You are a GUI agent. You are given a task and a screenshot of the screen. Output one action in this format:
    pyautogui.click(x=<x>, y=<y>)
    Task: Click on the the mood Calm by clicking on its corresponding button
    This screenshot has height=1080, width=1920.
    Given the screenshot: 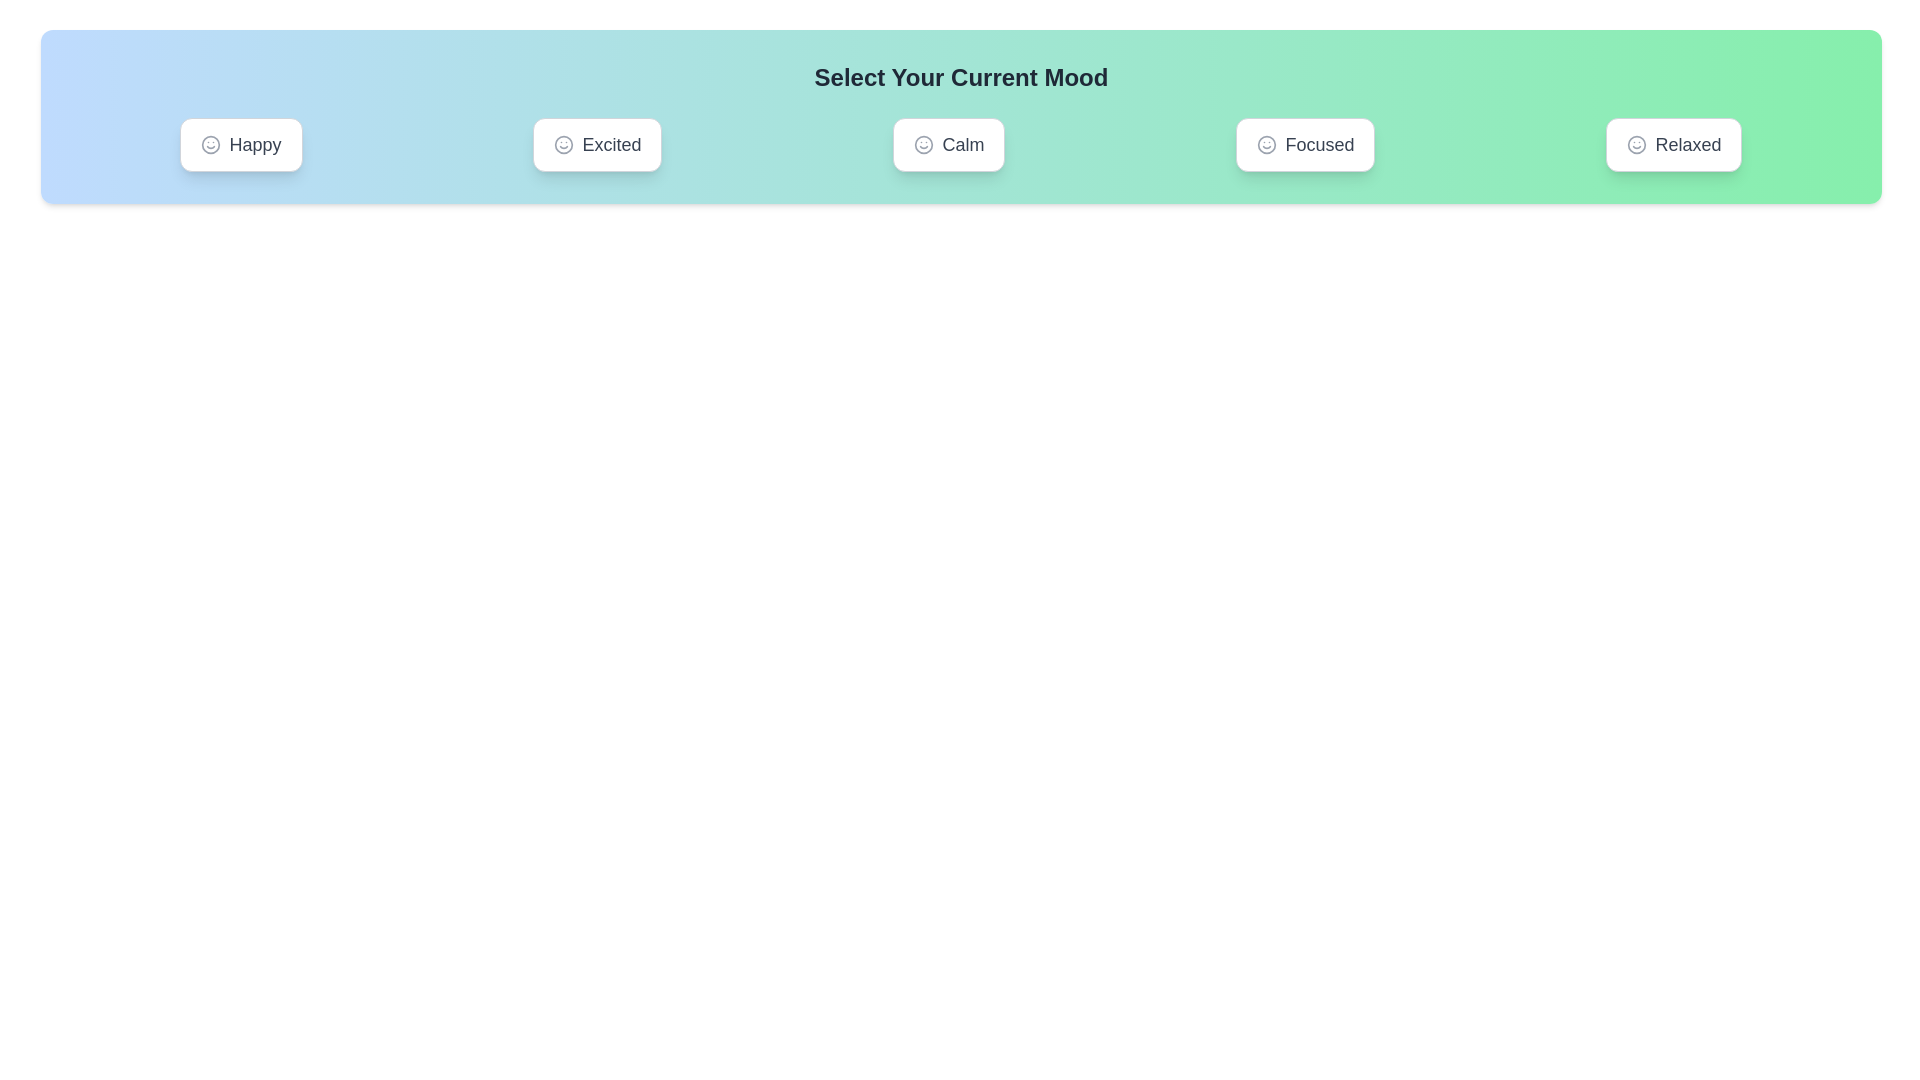 What is the action you would take?
    pyautogui.click(x=948, y=144)
    